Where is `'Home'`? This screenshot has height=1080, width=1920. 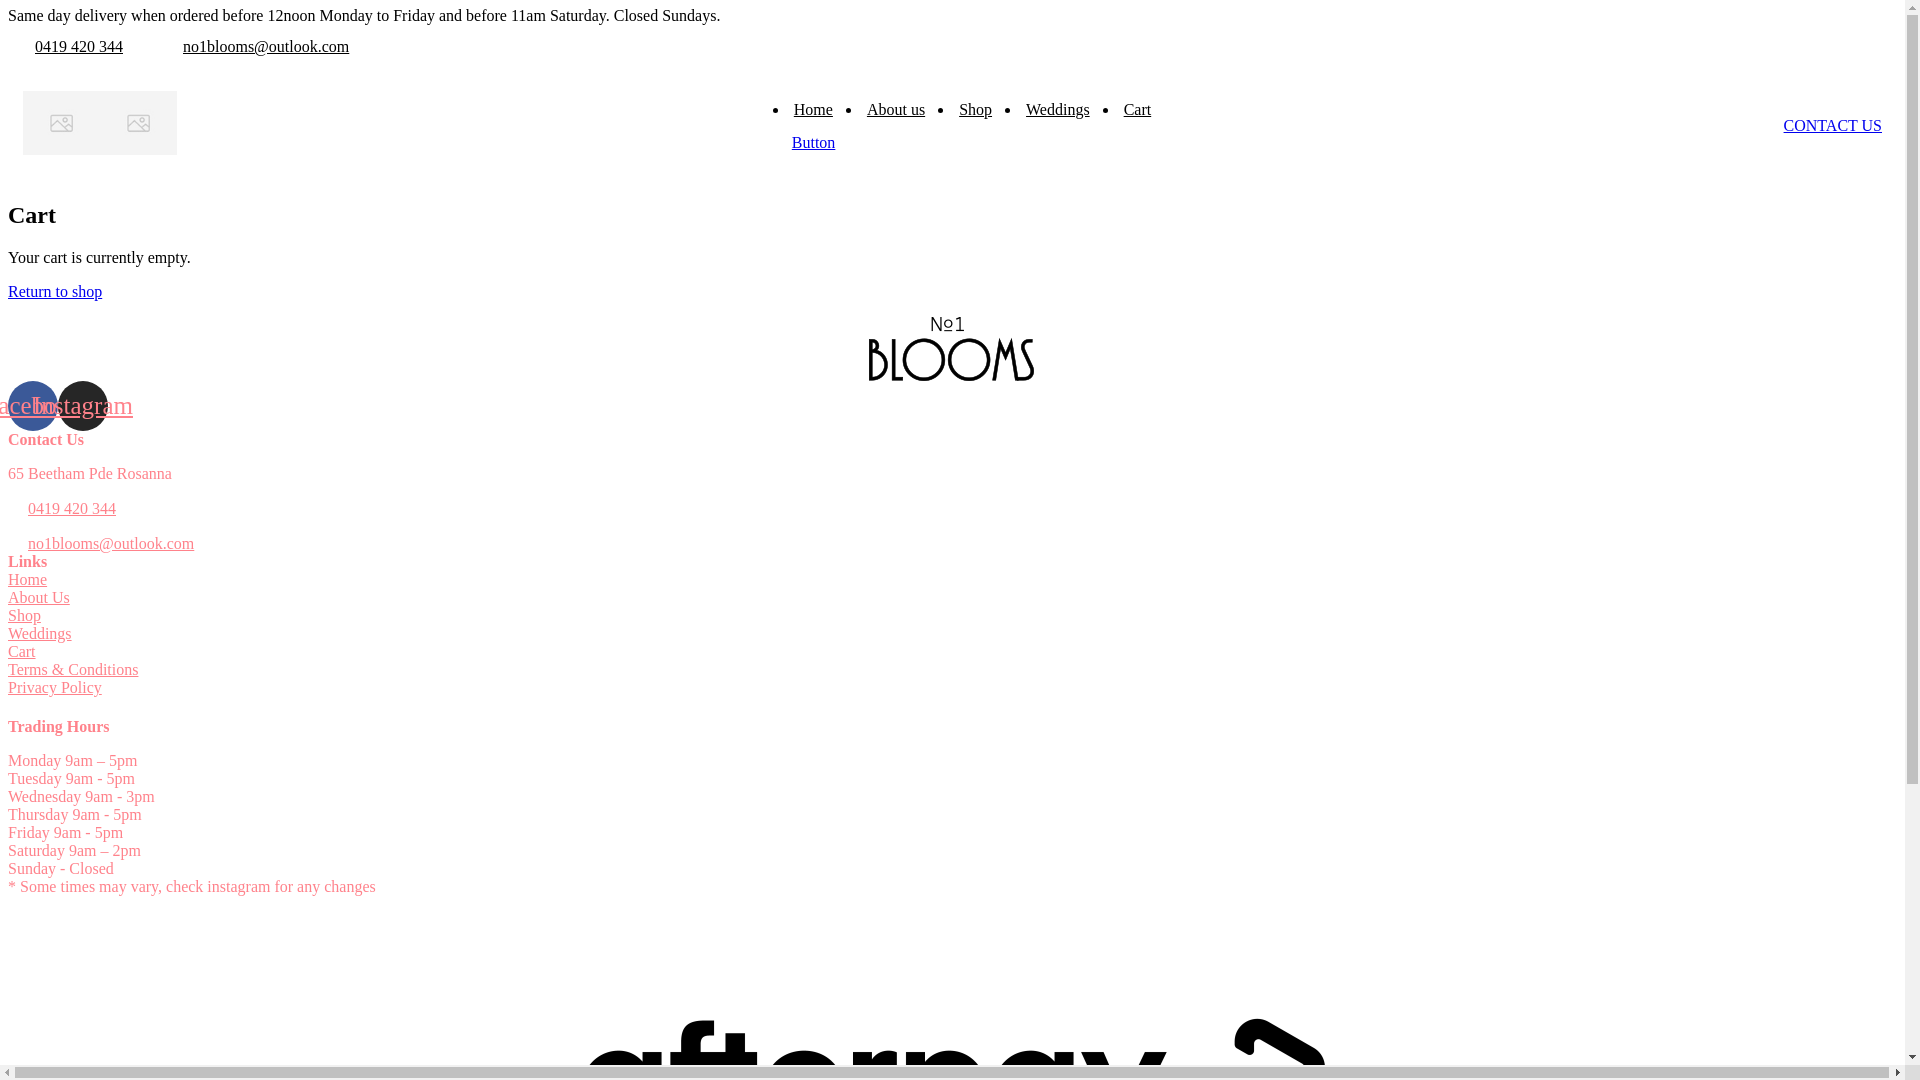 'Home' is located at coordinates (27, 579).